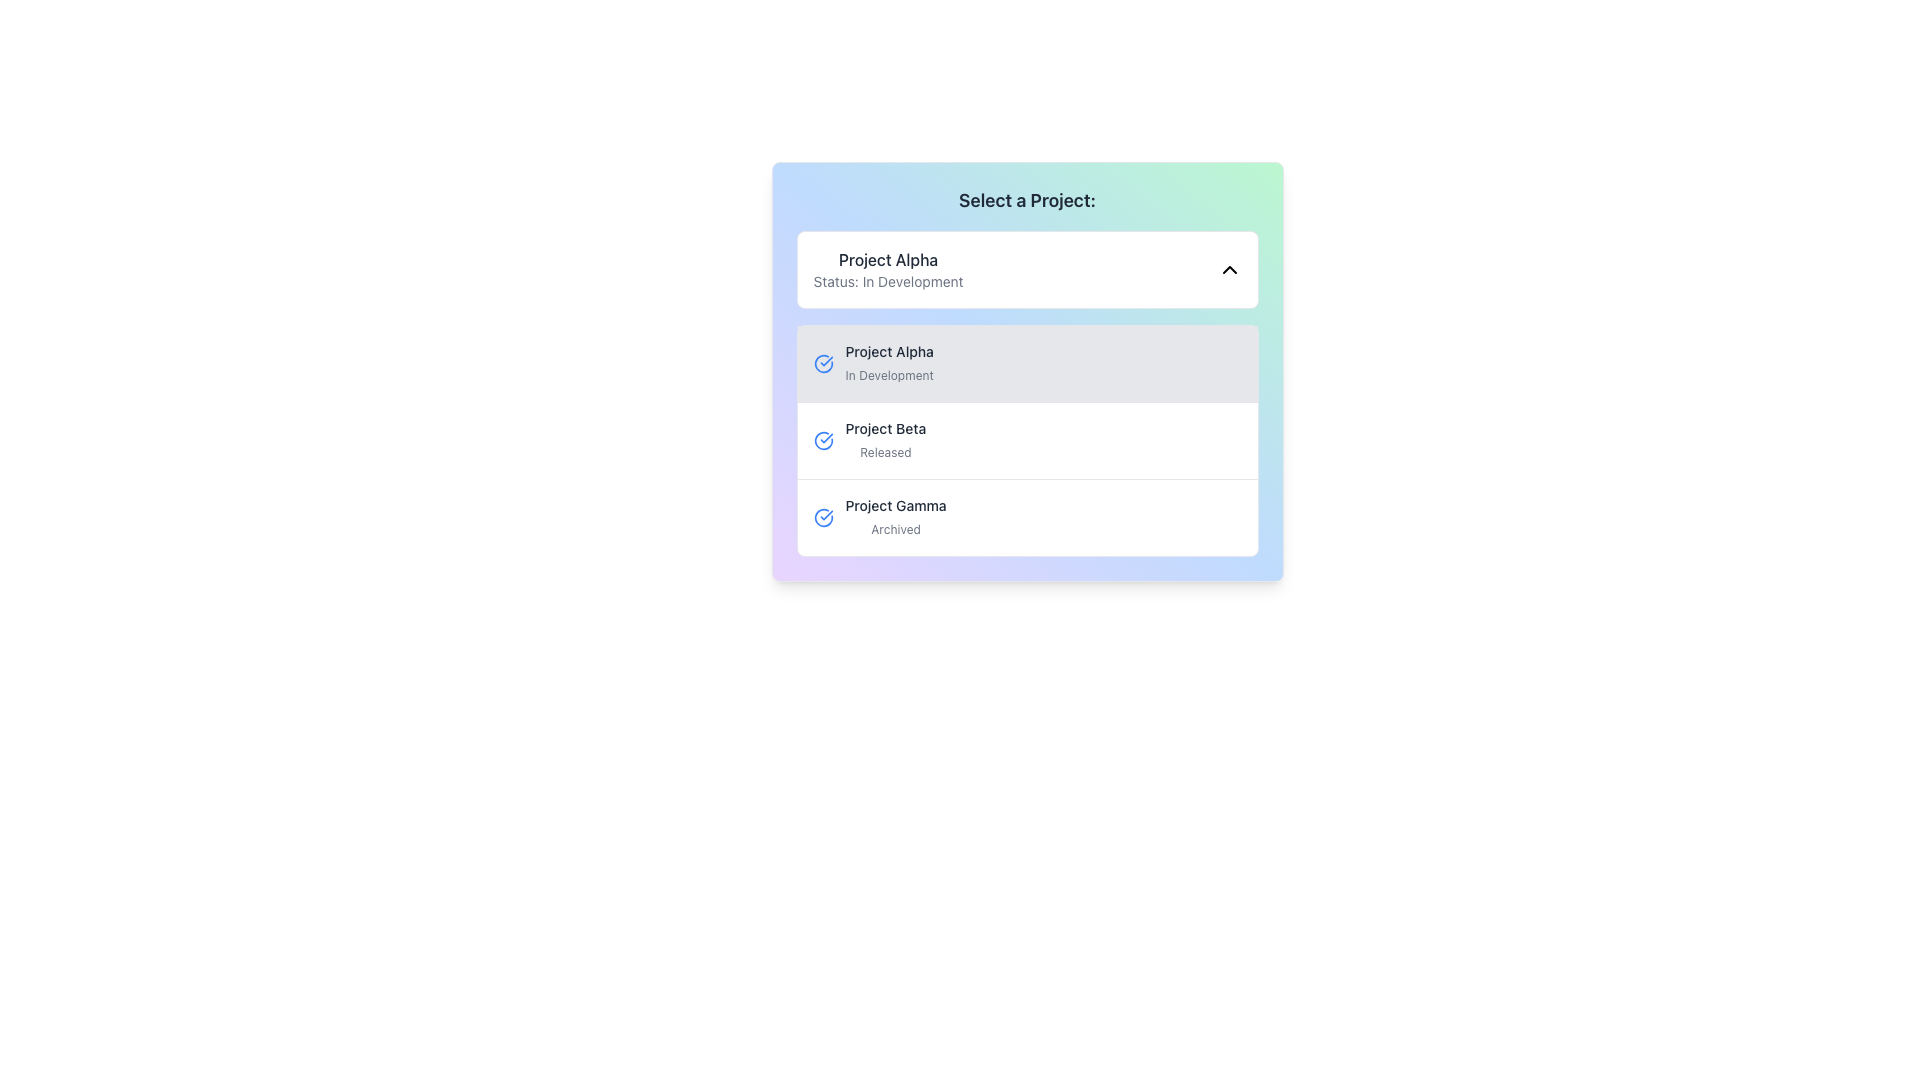 This screenshot has height=1080, width=1920. What do you see at coordinates (1027, 516) in the screenshot?
I see `the 'Project Gamma' entry in the selectable list` at bounding box center [1027, 516].